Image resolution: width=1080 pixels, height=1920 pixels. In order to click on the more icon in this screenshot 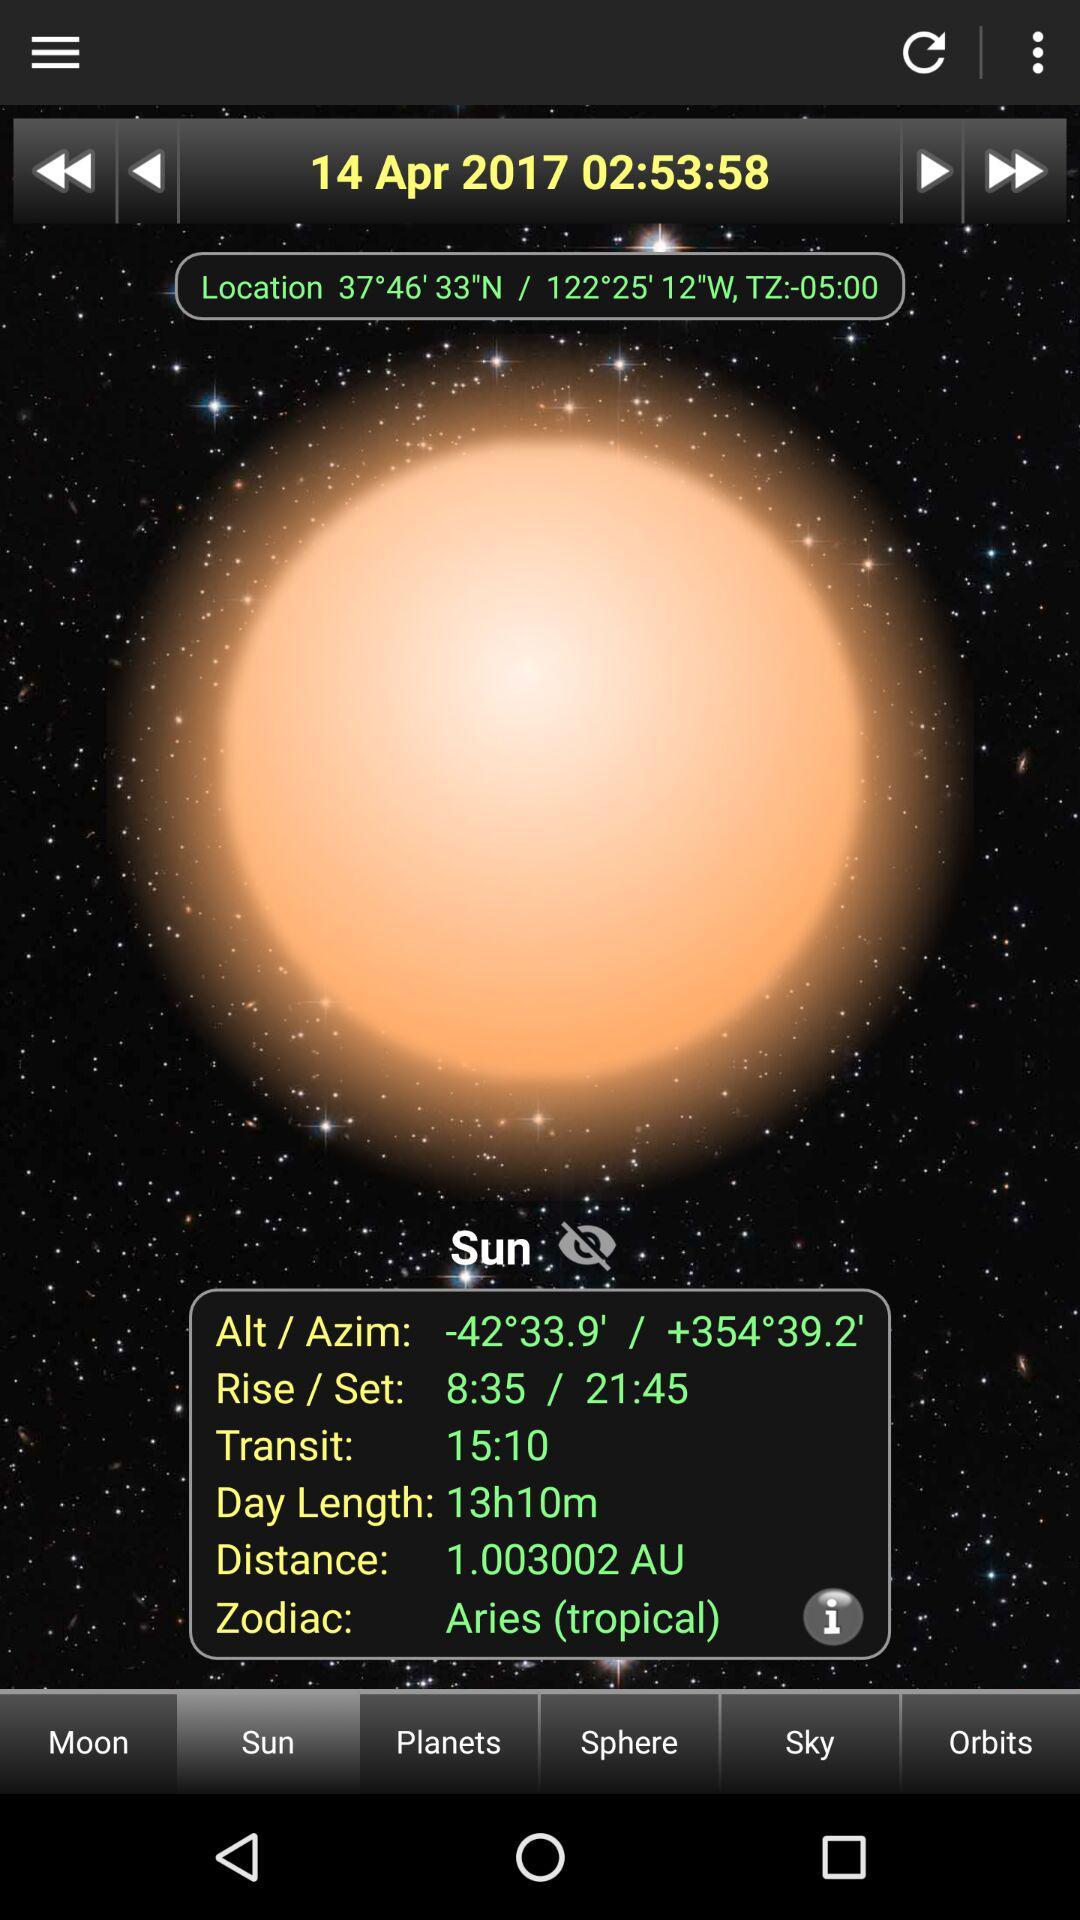, I will do `click(1036, 52)`.